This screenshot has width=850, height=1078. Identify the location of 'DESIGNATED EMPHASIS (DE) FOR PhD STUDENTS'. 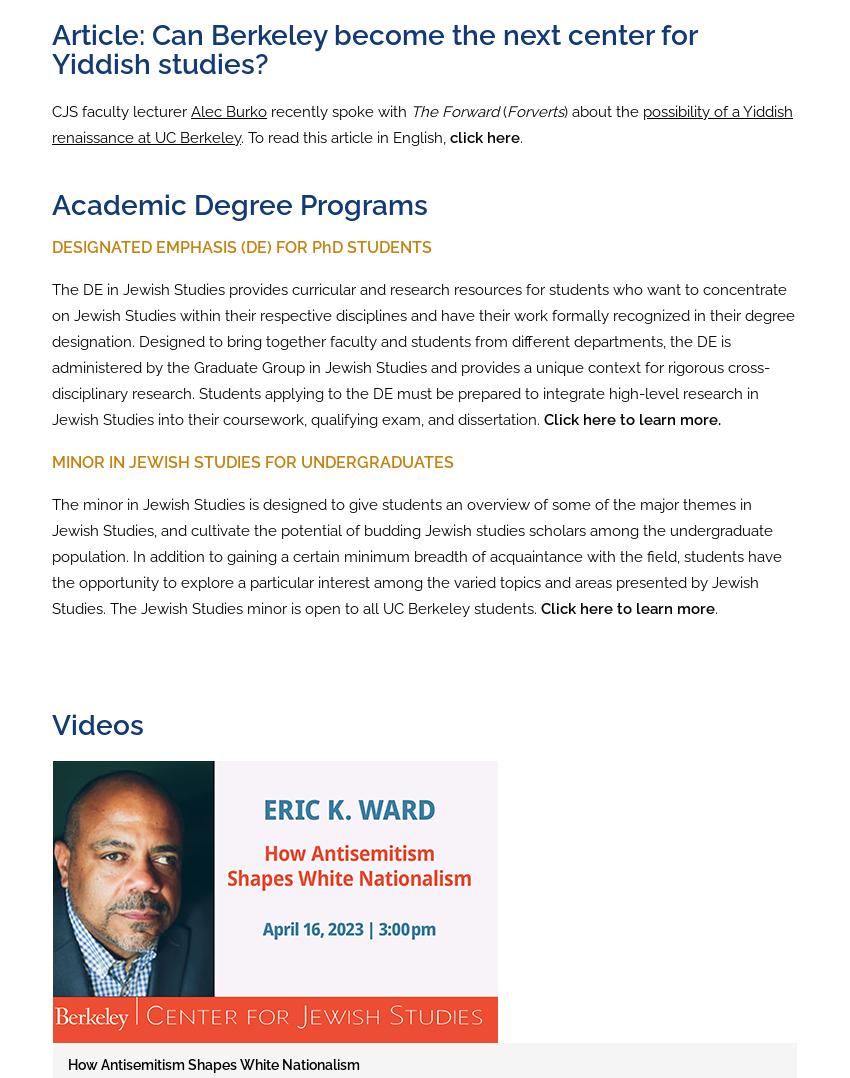
(52, 246).